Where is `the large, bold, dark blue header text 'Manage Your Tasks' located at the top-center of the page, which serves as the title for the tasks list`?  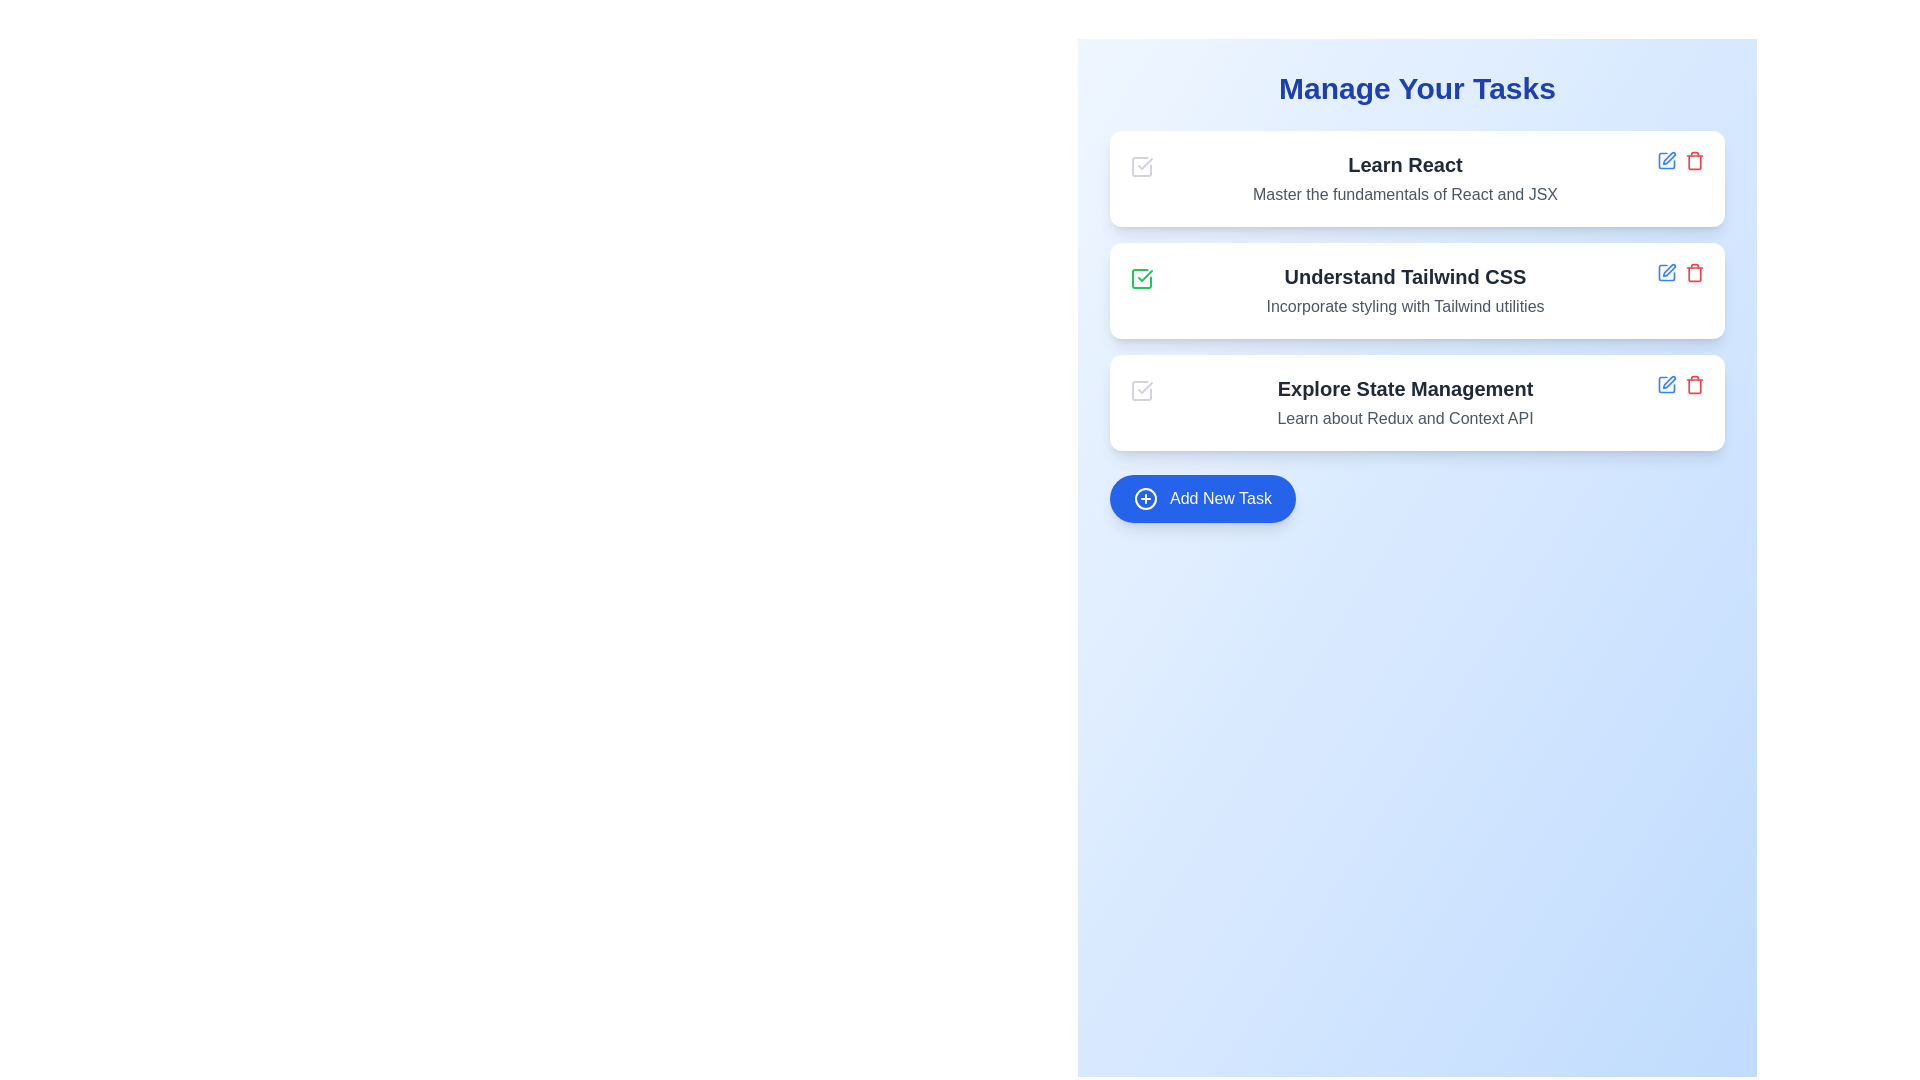 the large, bold, dark blue header text 'Manage Your Tasks' located at the top-center of the page, which serves as the title for the tasks list is located at coordinates (1416, 87).